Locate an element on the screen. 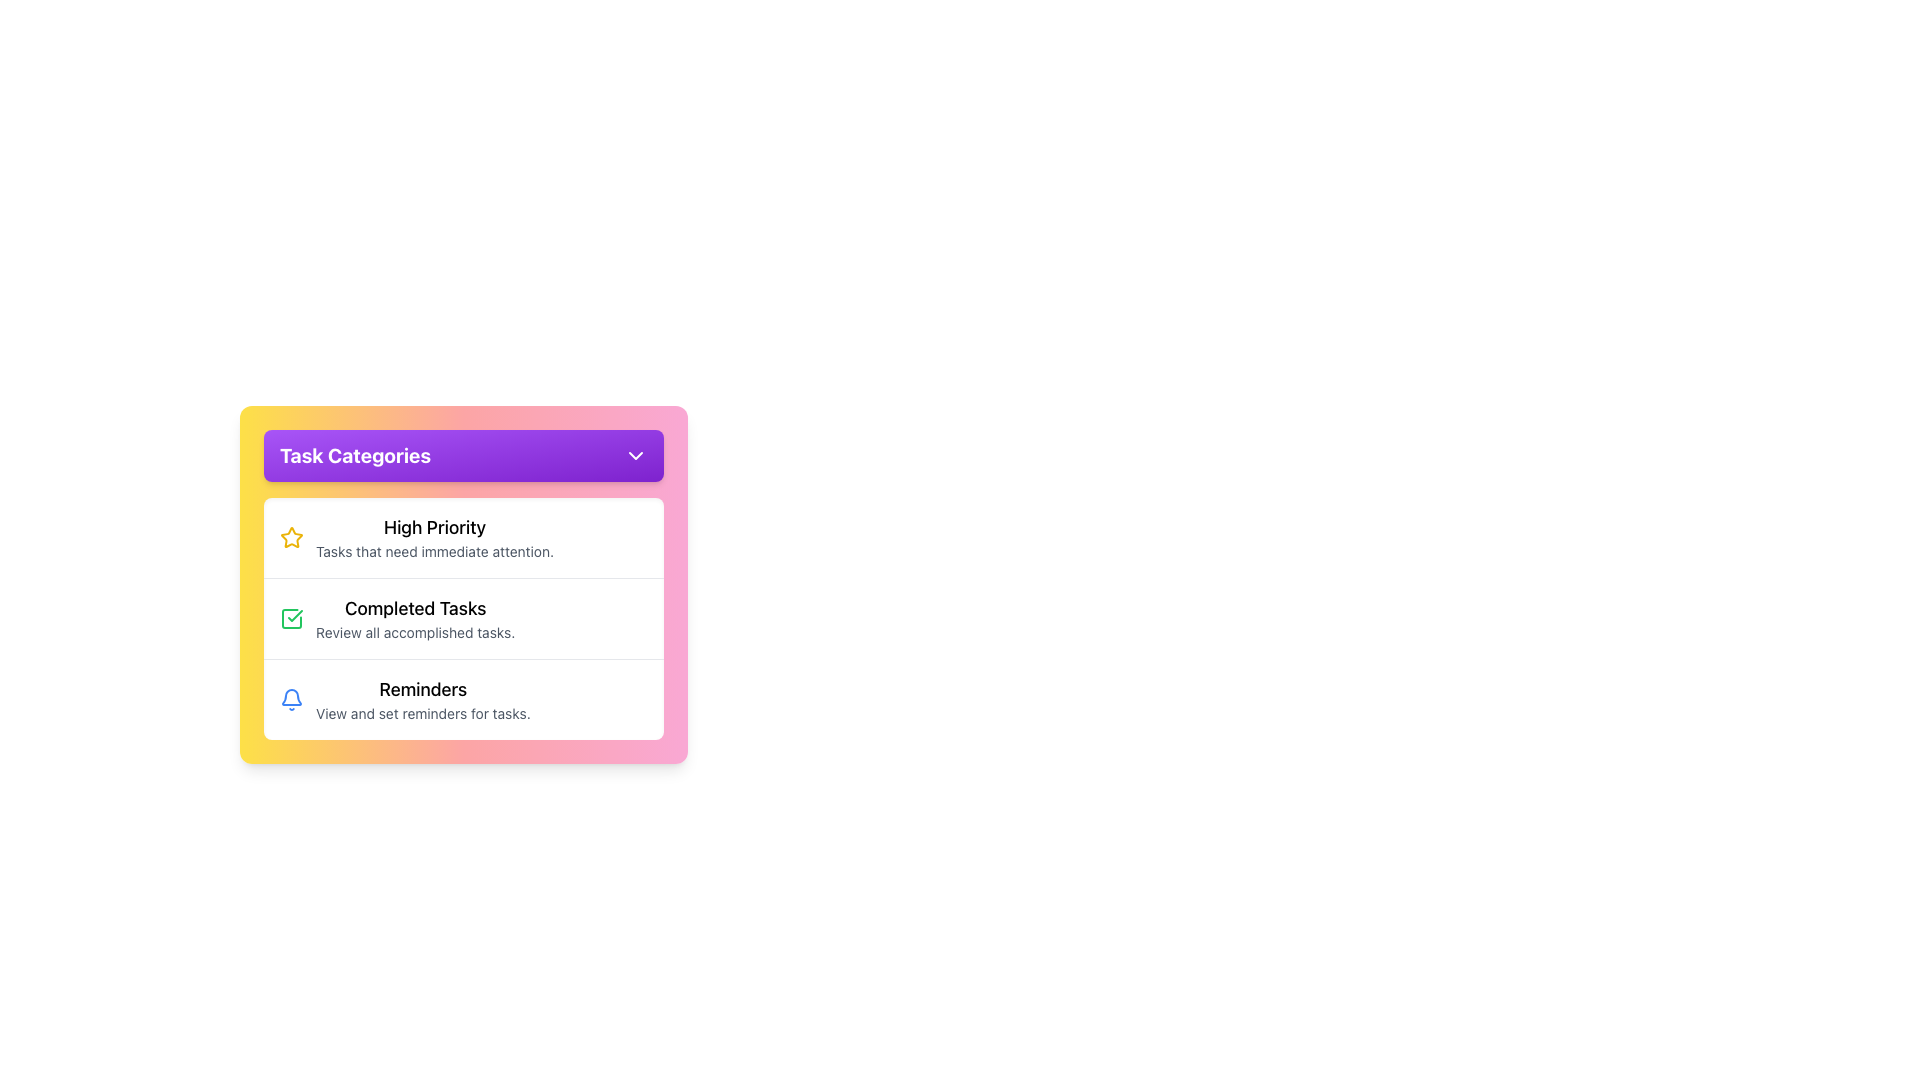  the bell icon located to the left of the 'Reminders' label in the 'Task Categories' section, which is the third icon in the list is located at coordinates (291, 698).